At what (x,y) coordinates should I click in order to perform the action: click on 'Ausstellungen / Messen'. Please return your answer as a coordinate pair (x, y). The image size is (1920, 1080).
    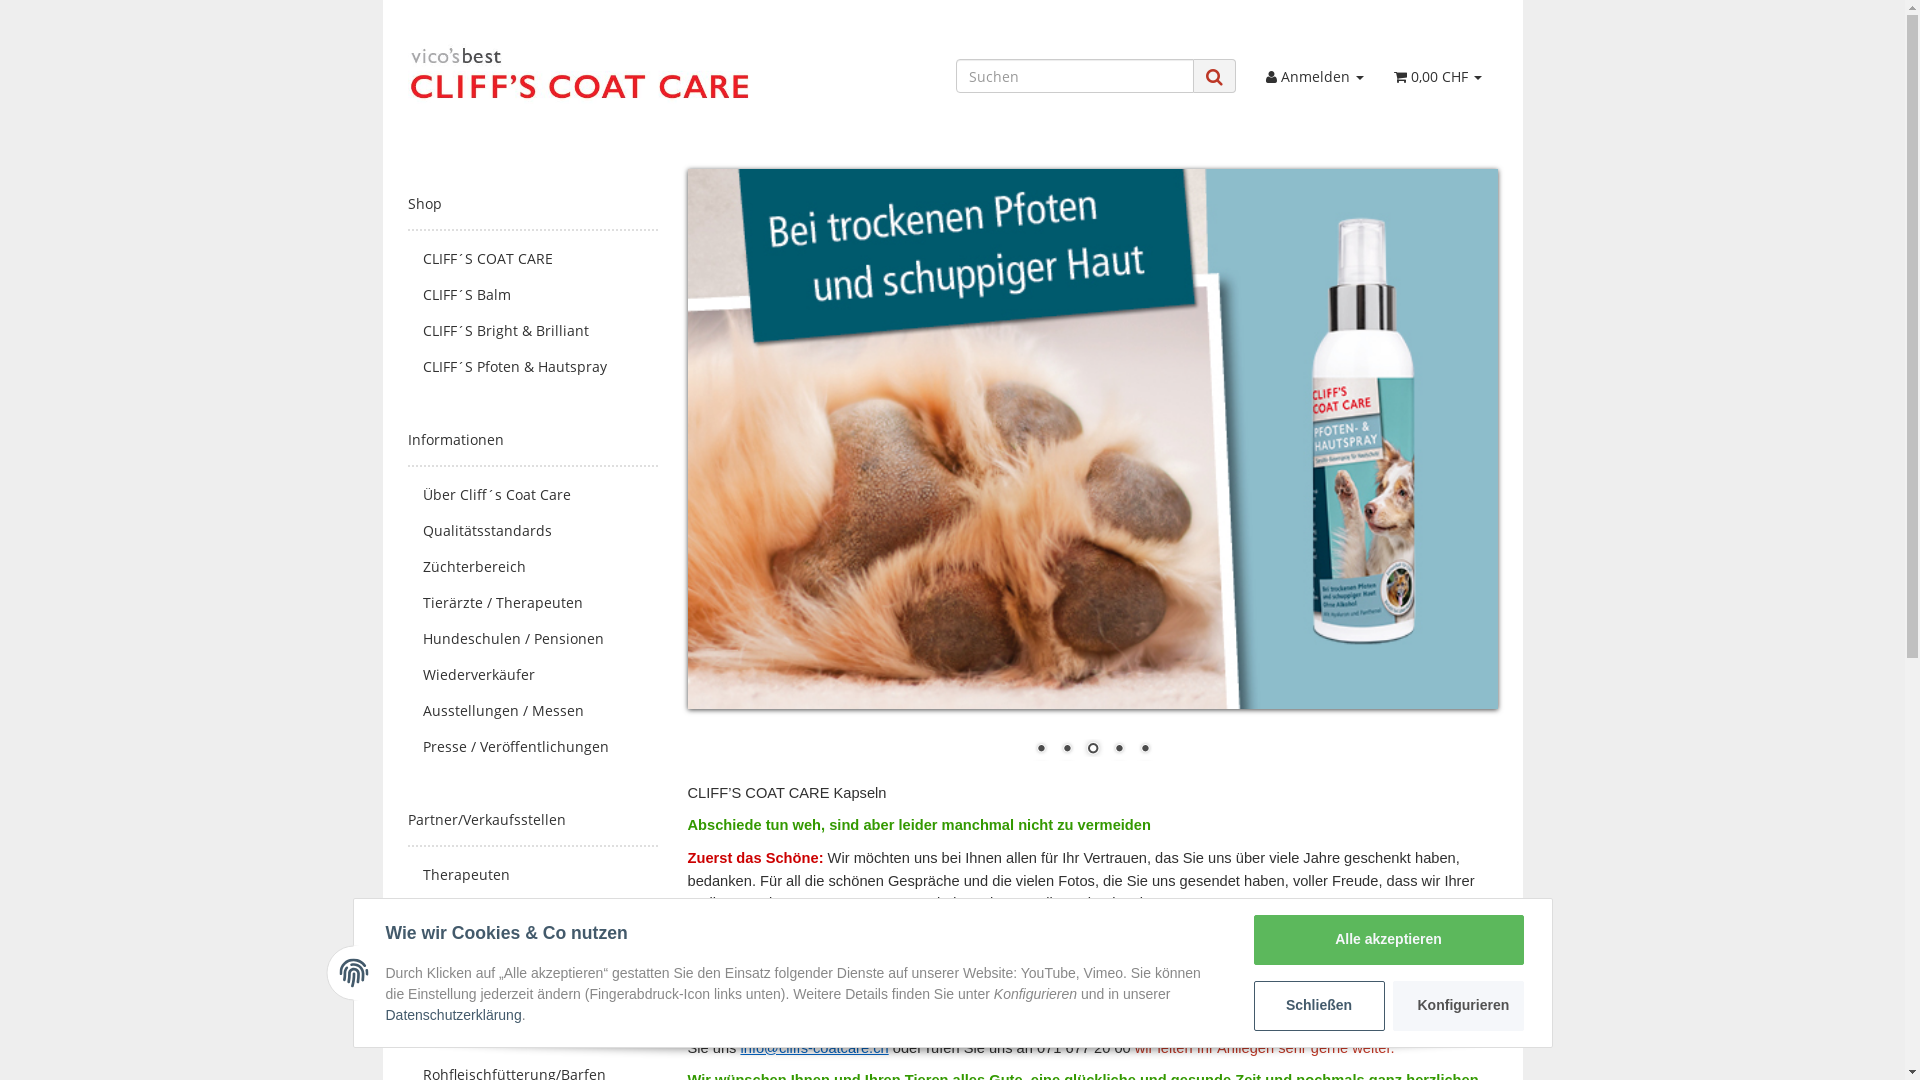
    Looking at the image, I should click on (407, 709).